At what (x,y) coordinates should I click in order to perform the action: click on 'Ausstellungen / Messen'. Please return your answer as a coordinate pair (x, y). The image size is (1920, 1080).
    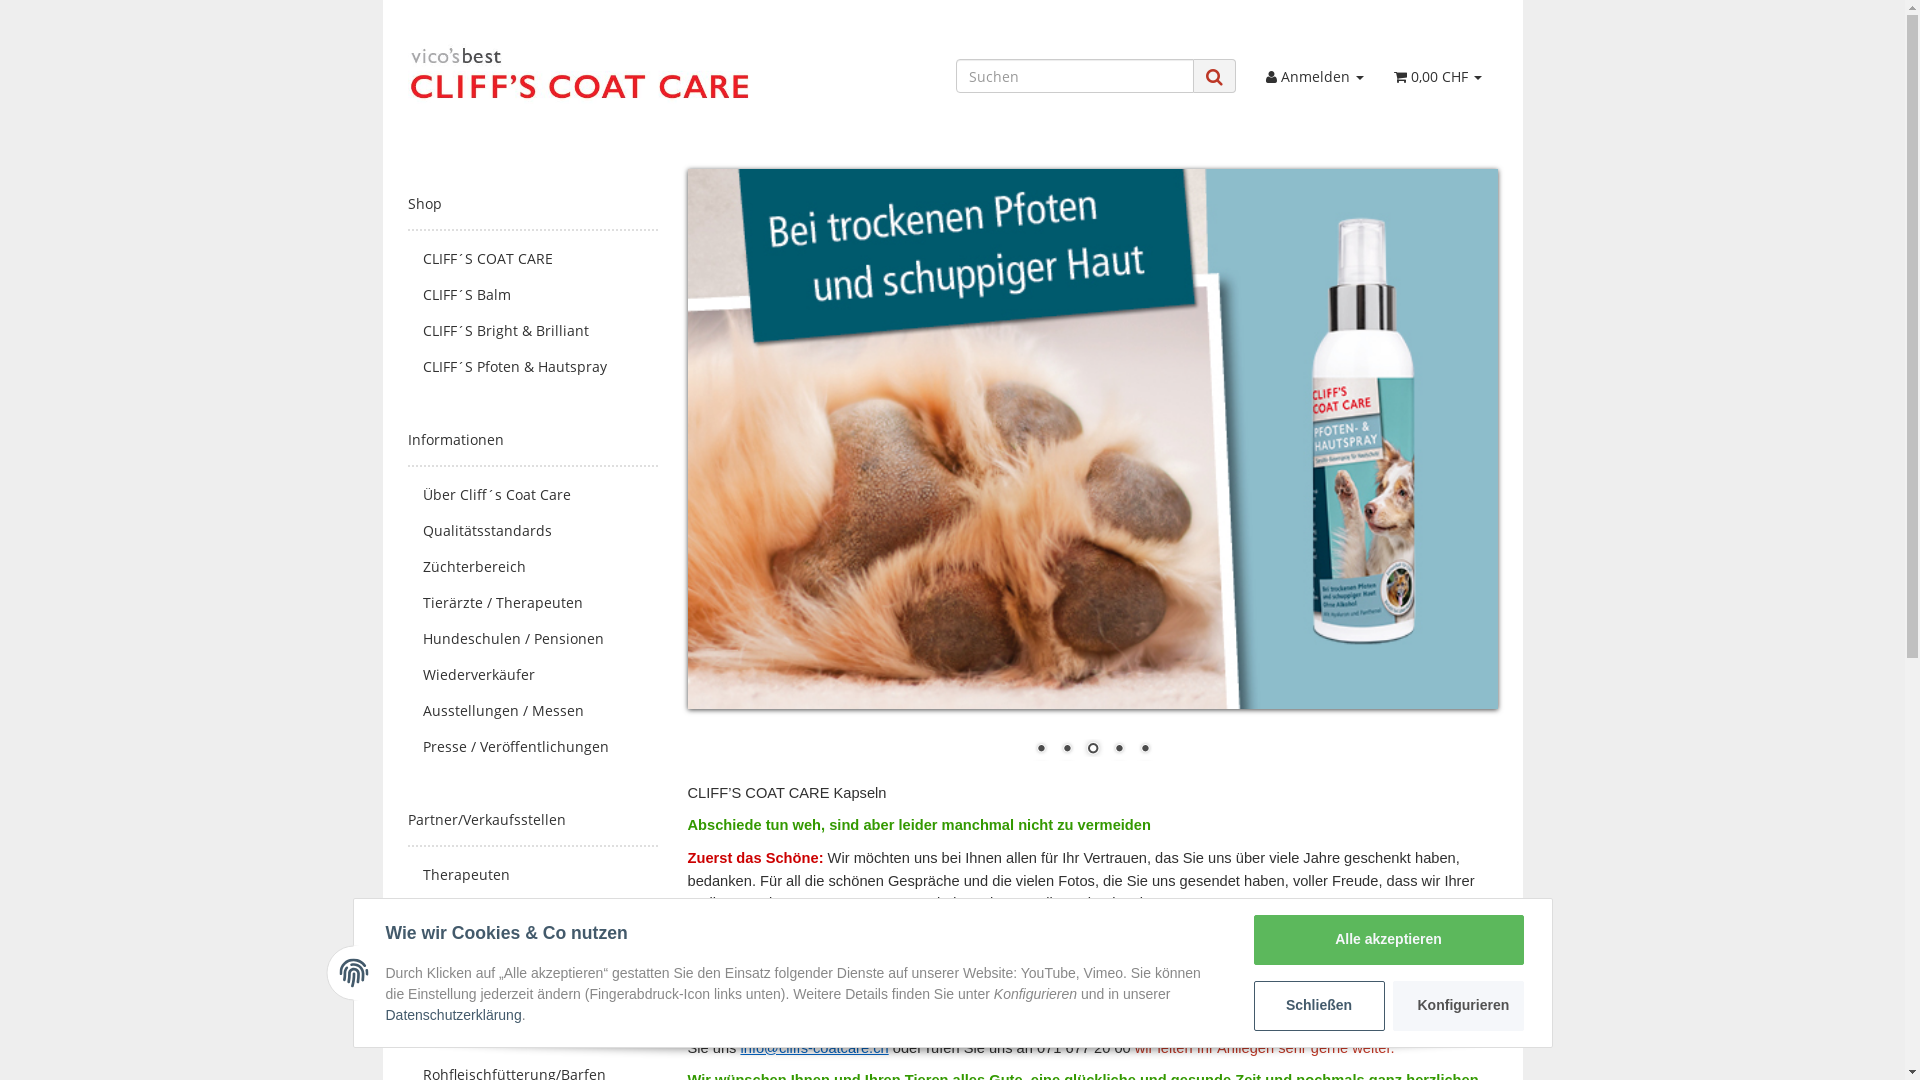
    Looking at the image, I should click on (407, 709).